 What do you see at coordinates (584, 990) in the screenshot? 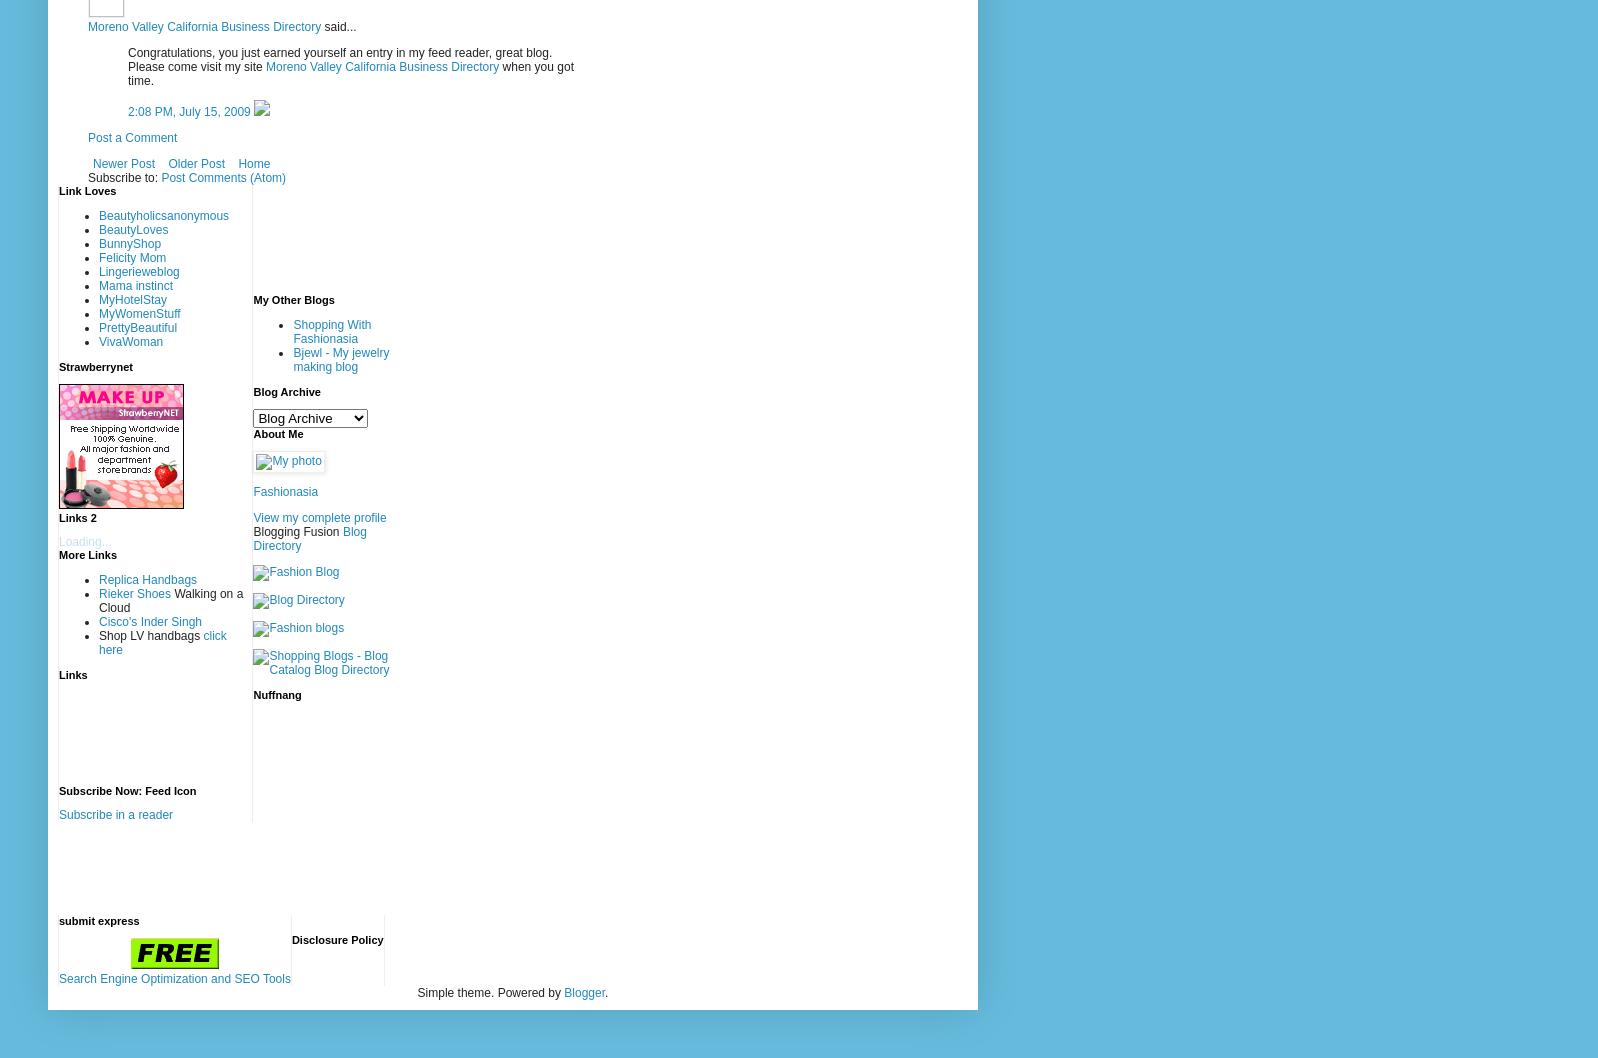
I see `'Blogger'` at bounding box center [584, 990].